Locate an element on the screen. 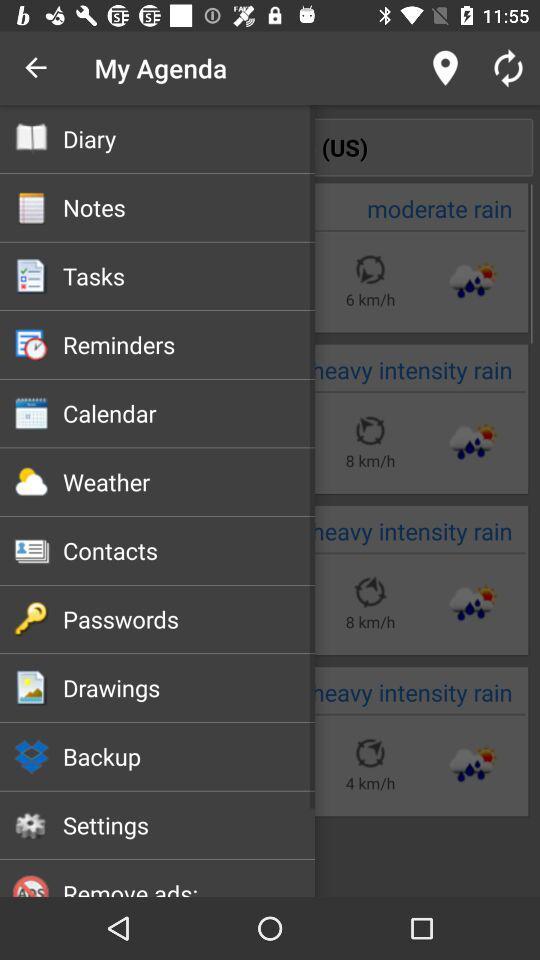 This screenshot has width=540, height=960. below the password option is located at coordinates (31, 688).